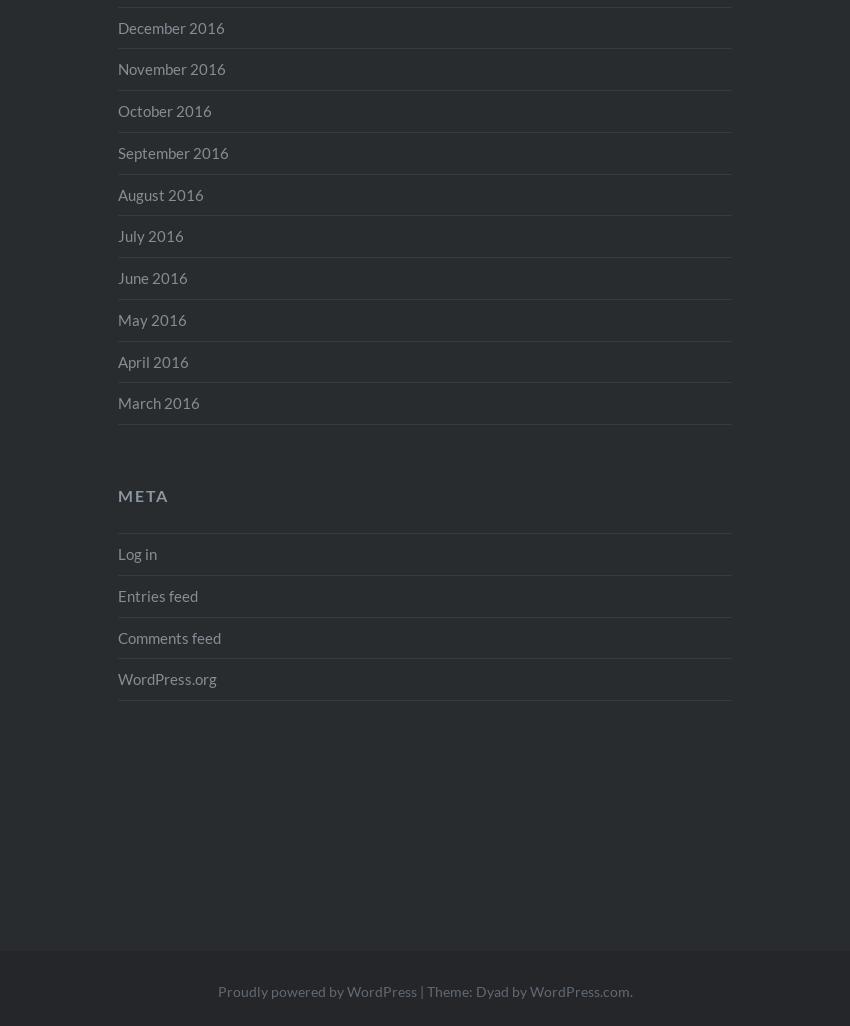 This screenshot has height=1026, width=850. I want to click on 'October 2016', so click(164, 111).